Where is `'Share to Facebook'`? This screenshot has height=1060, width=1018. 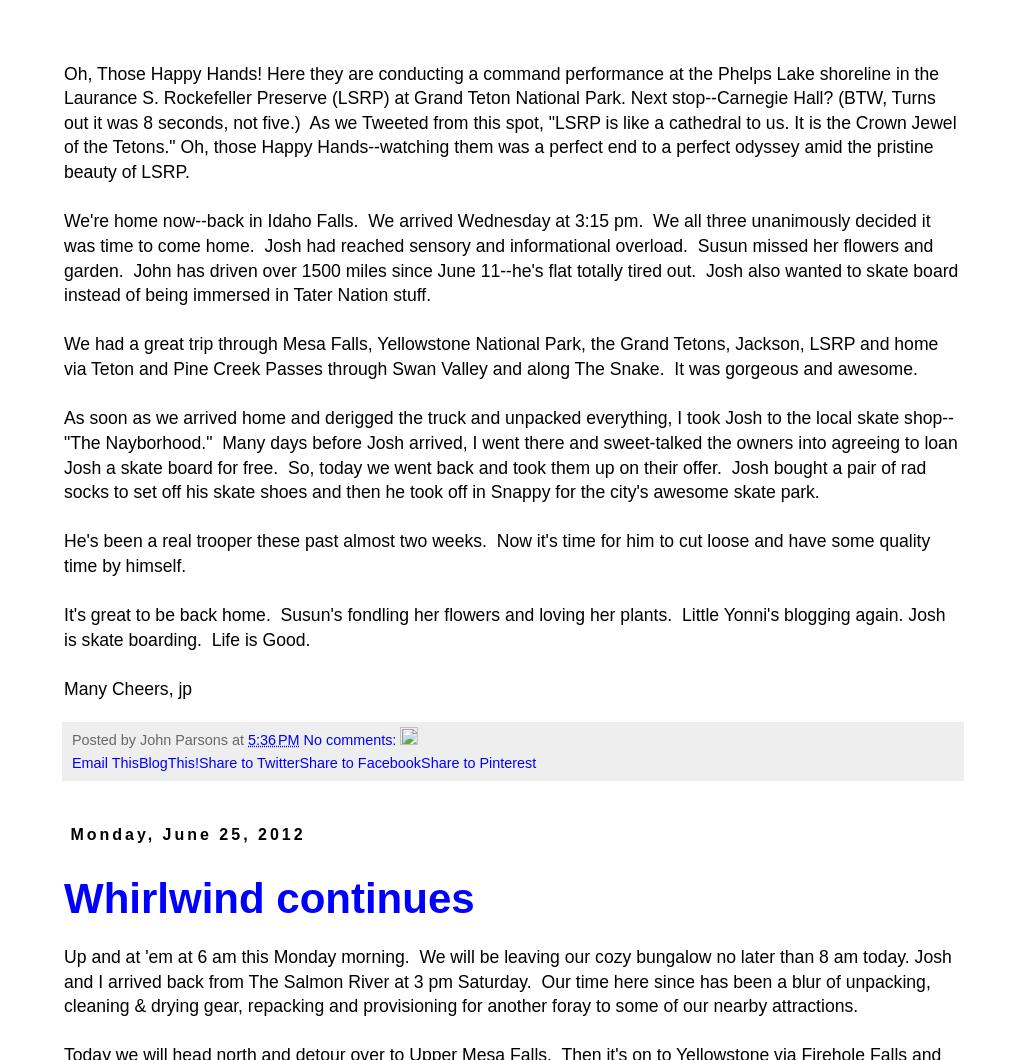
'Share to Facebook' is located at coordinates (359, 761).